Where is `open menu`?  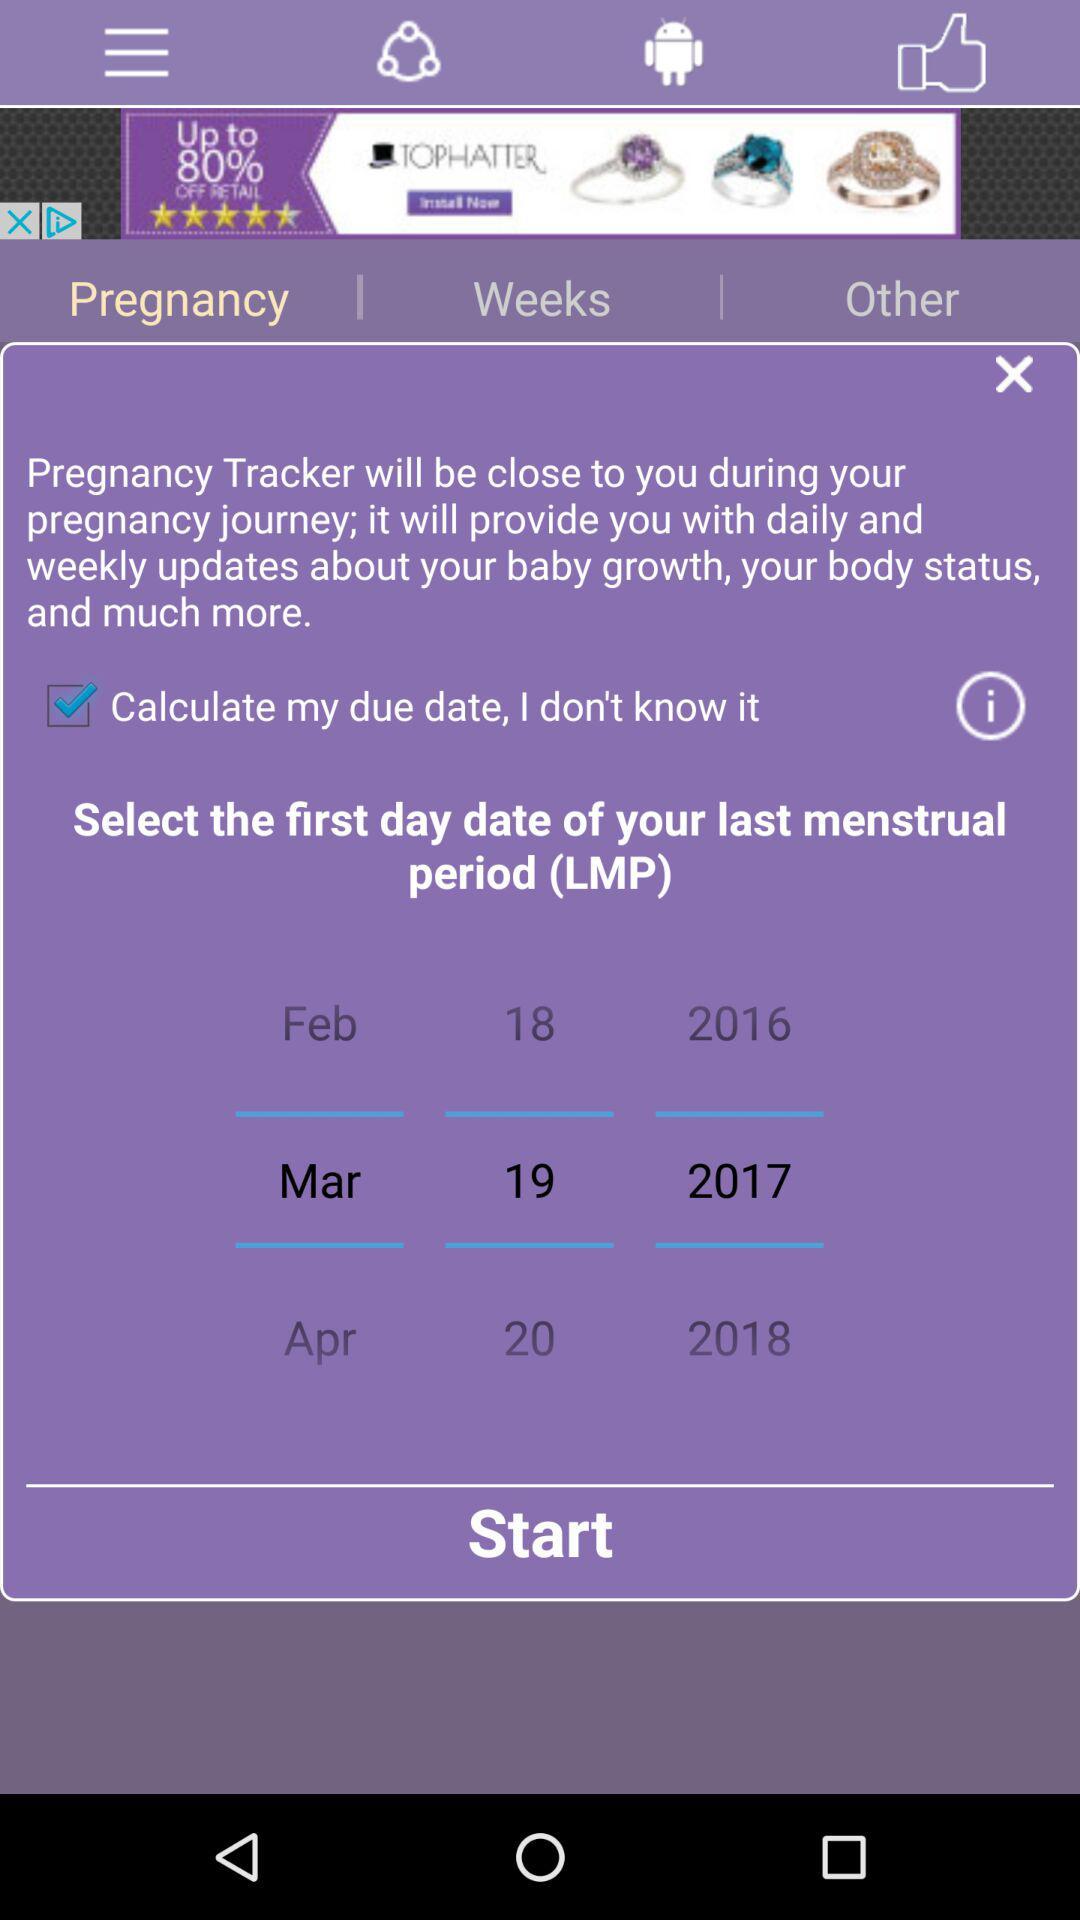 open menu is located at coordinates (135, 52).